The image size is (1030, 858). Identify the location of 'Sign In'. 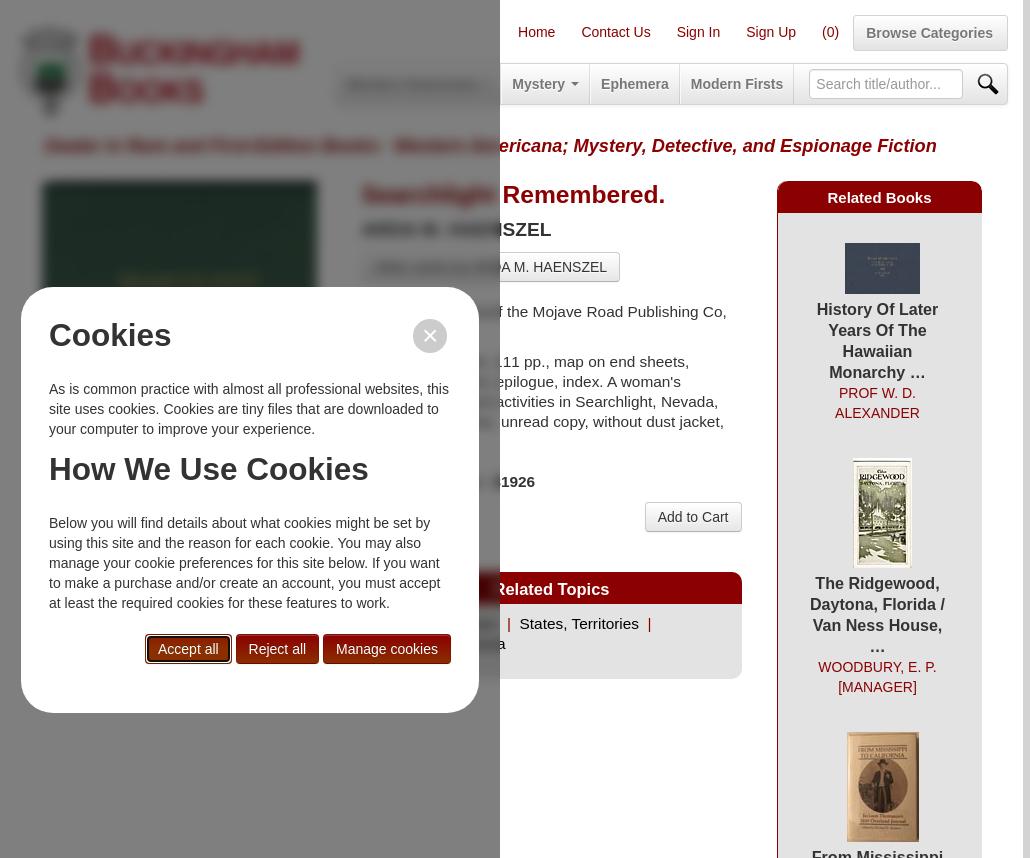
(674, 32).